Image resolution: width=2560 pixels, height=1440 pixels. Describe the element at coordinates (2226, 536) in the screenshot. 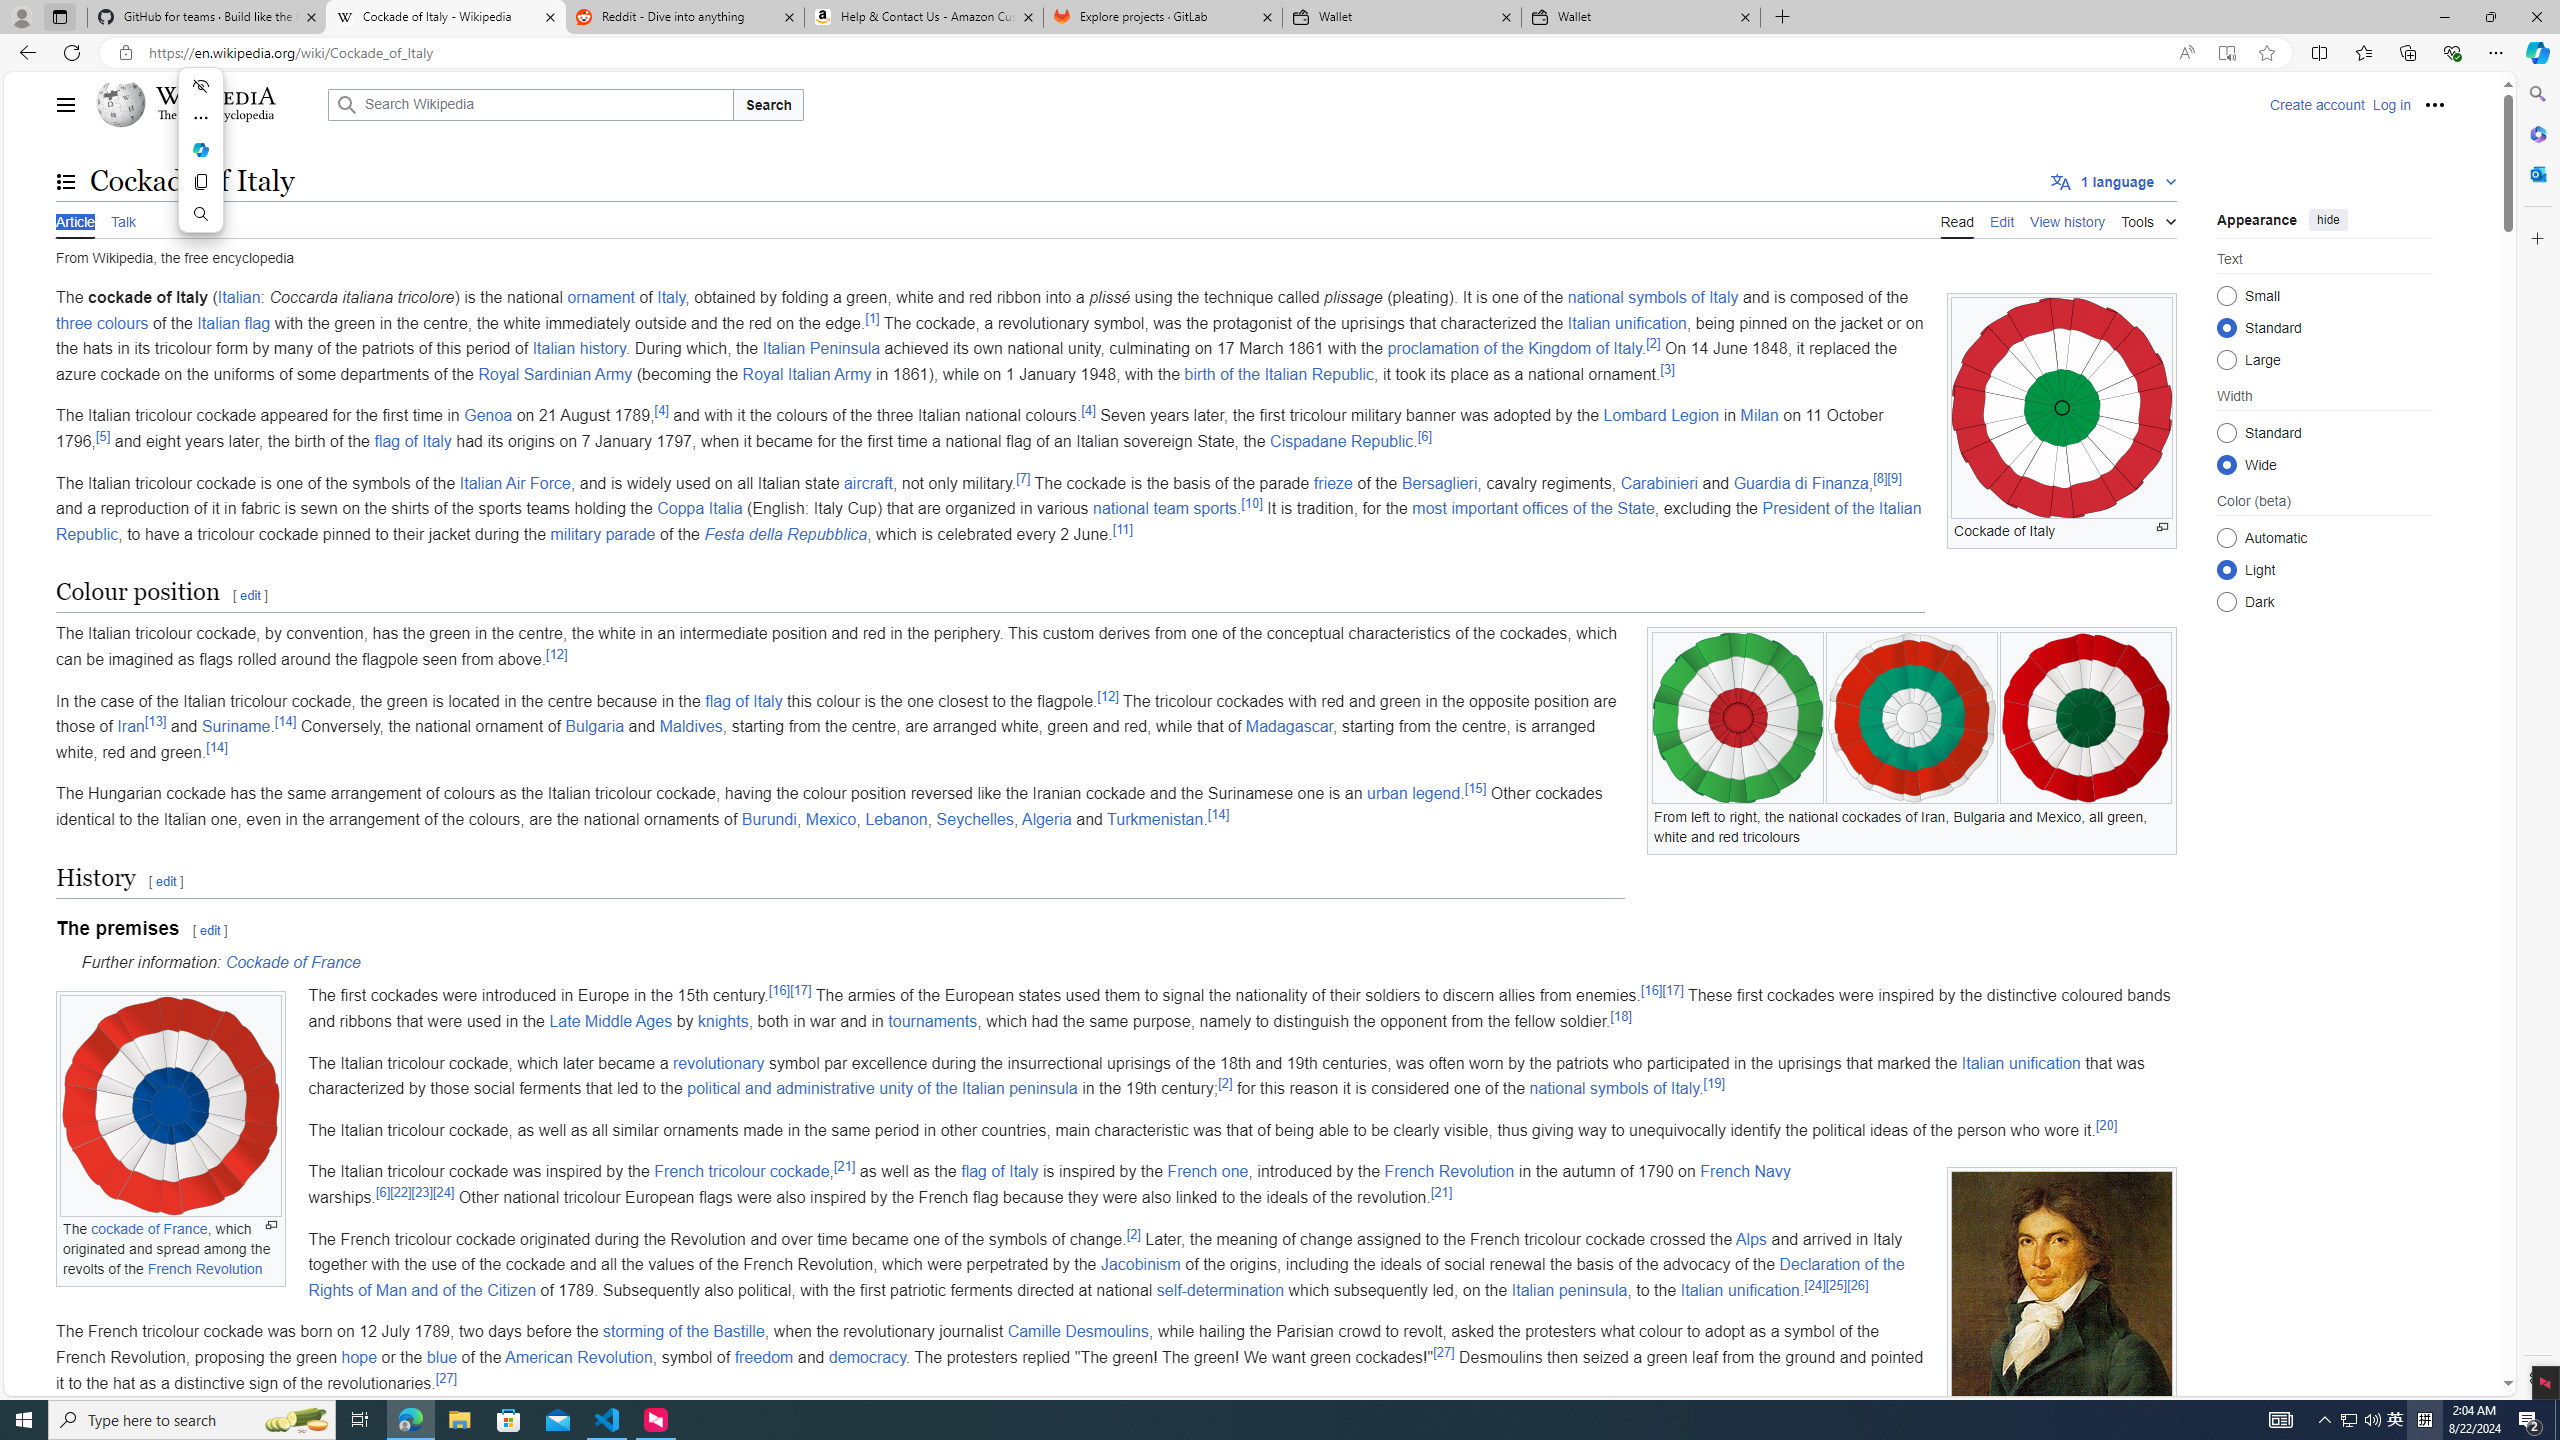

I see `'Automatic'` at that location.